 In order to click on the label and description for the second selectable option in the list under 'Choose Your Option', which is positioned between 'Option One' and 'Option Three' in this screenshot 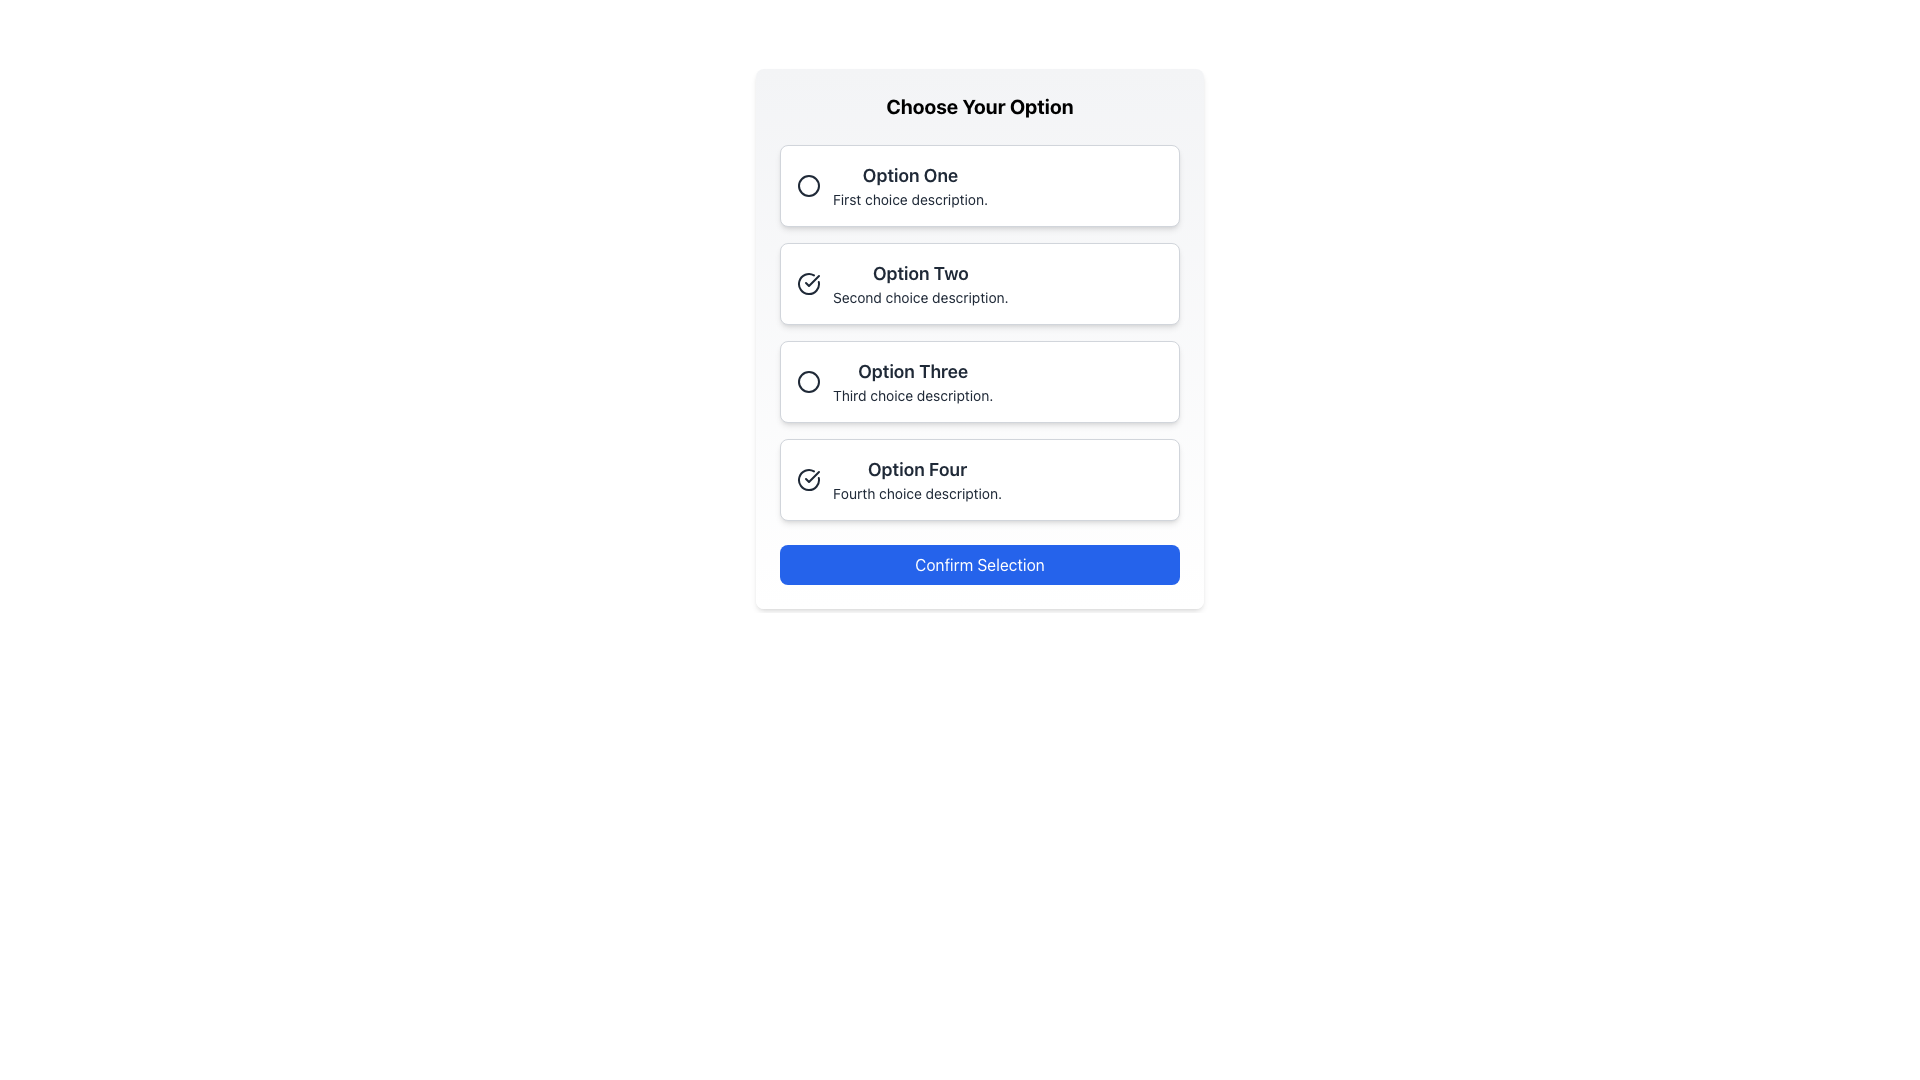, I will do `click(919, 284)`.